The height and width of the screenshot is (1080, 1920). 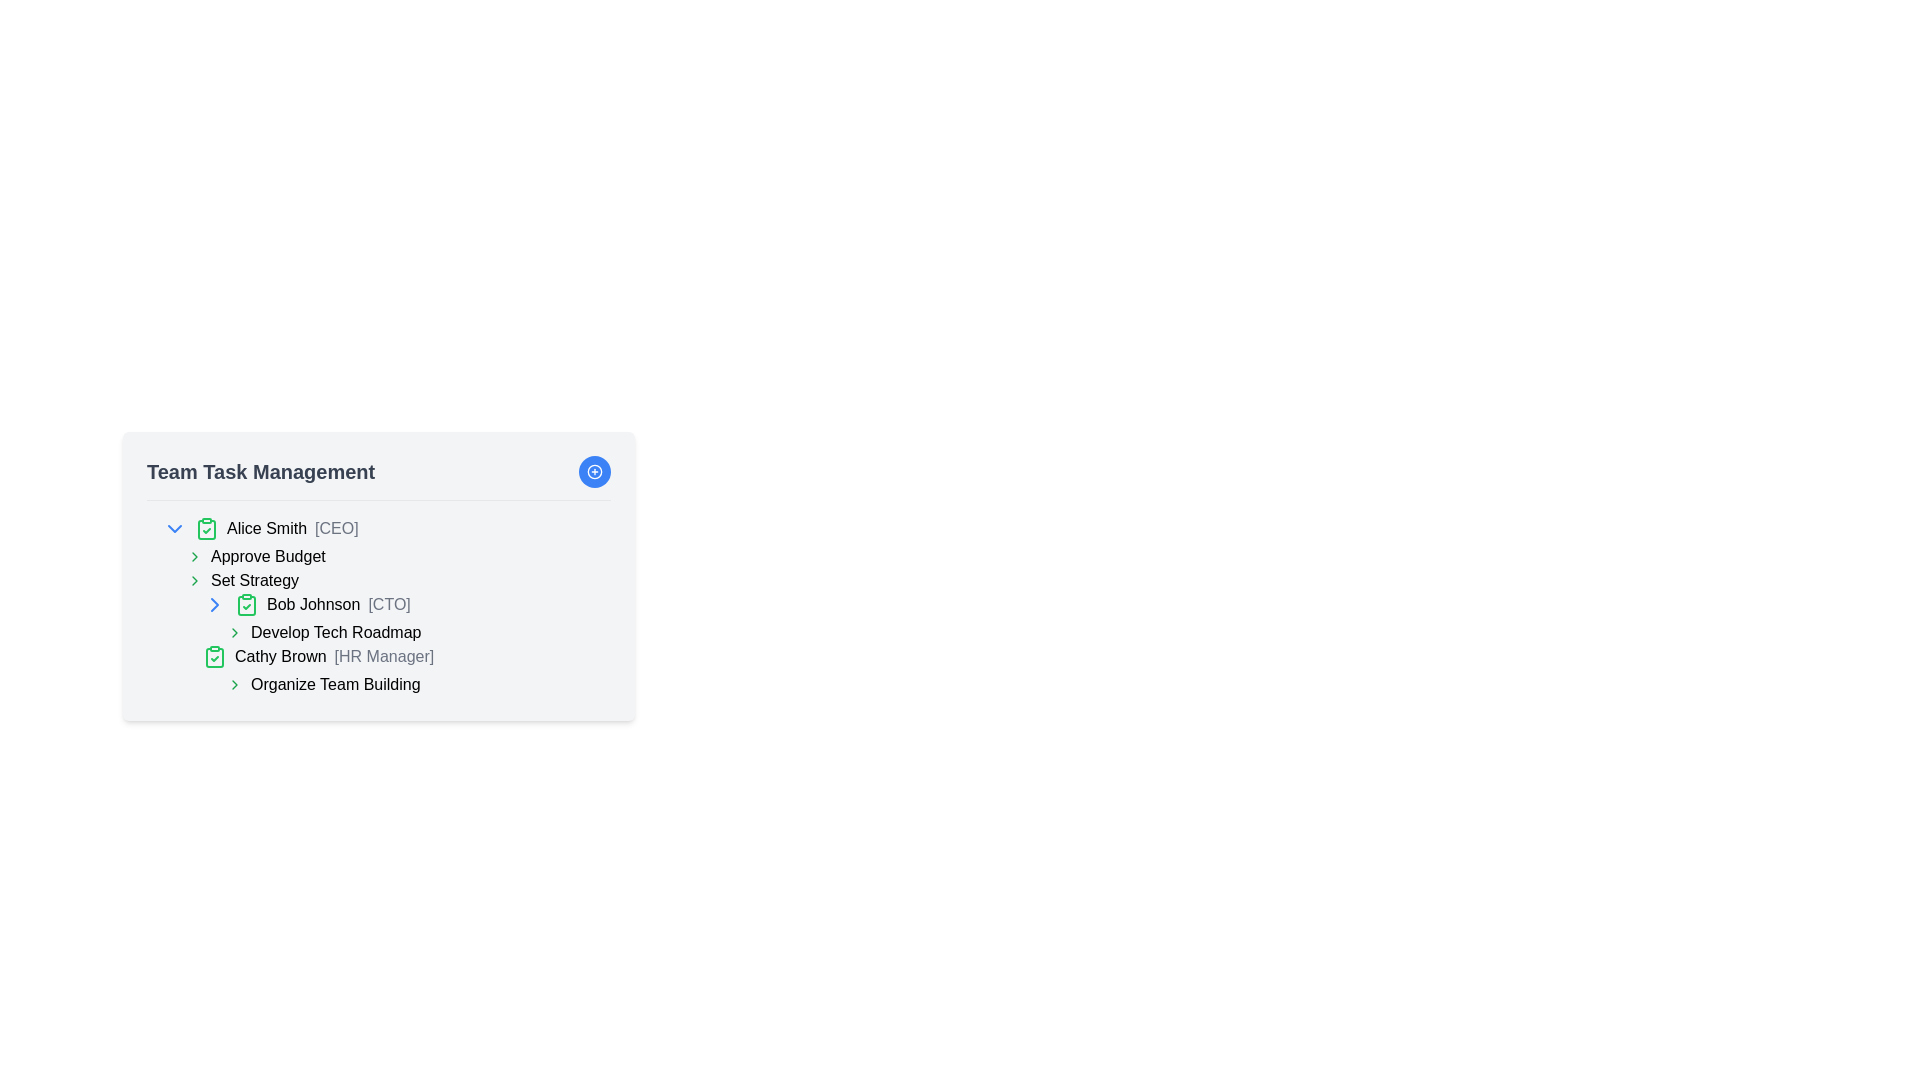 What do you see at coordinates (594, 471) in the screenshot?
I see `the circular button with a plus symbol inside, located in the top-right corner of the 'Team Task Management' card` at bounding box center [594, 471].